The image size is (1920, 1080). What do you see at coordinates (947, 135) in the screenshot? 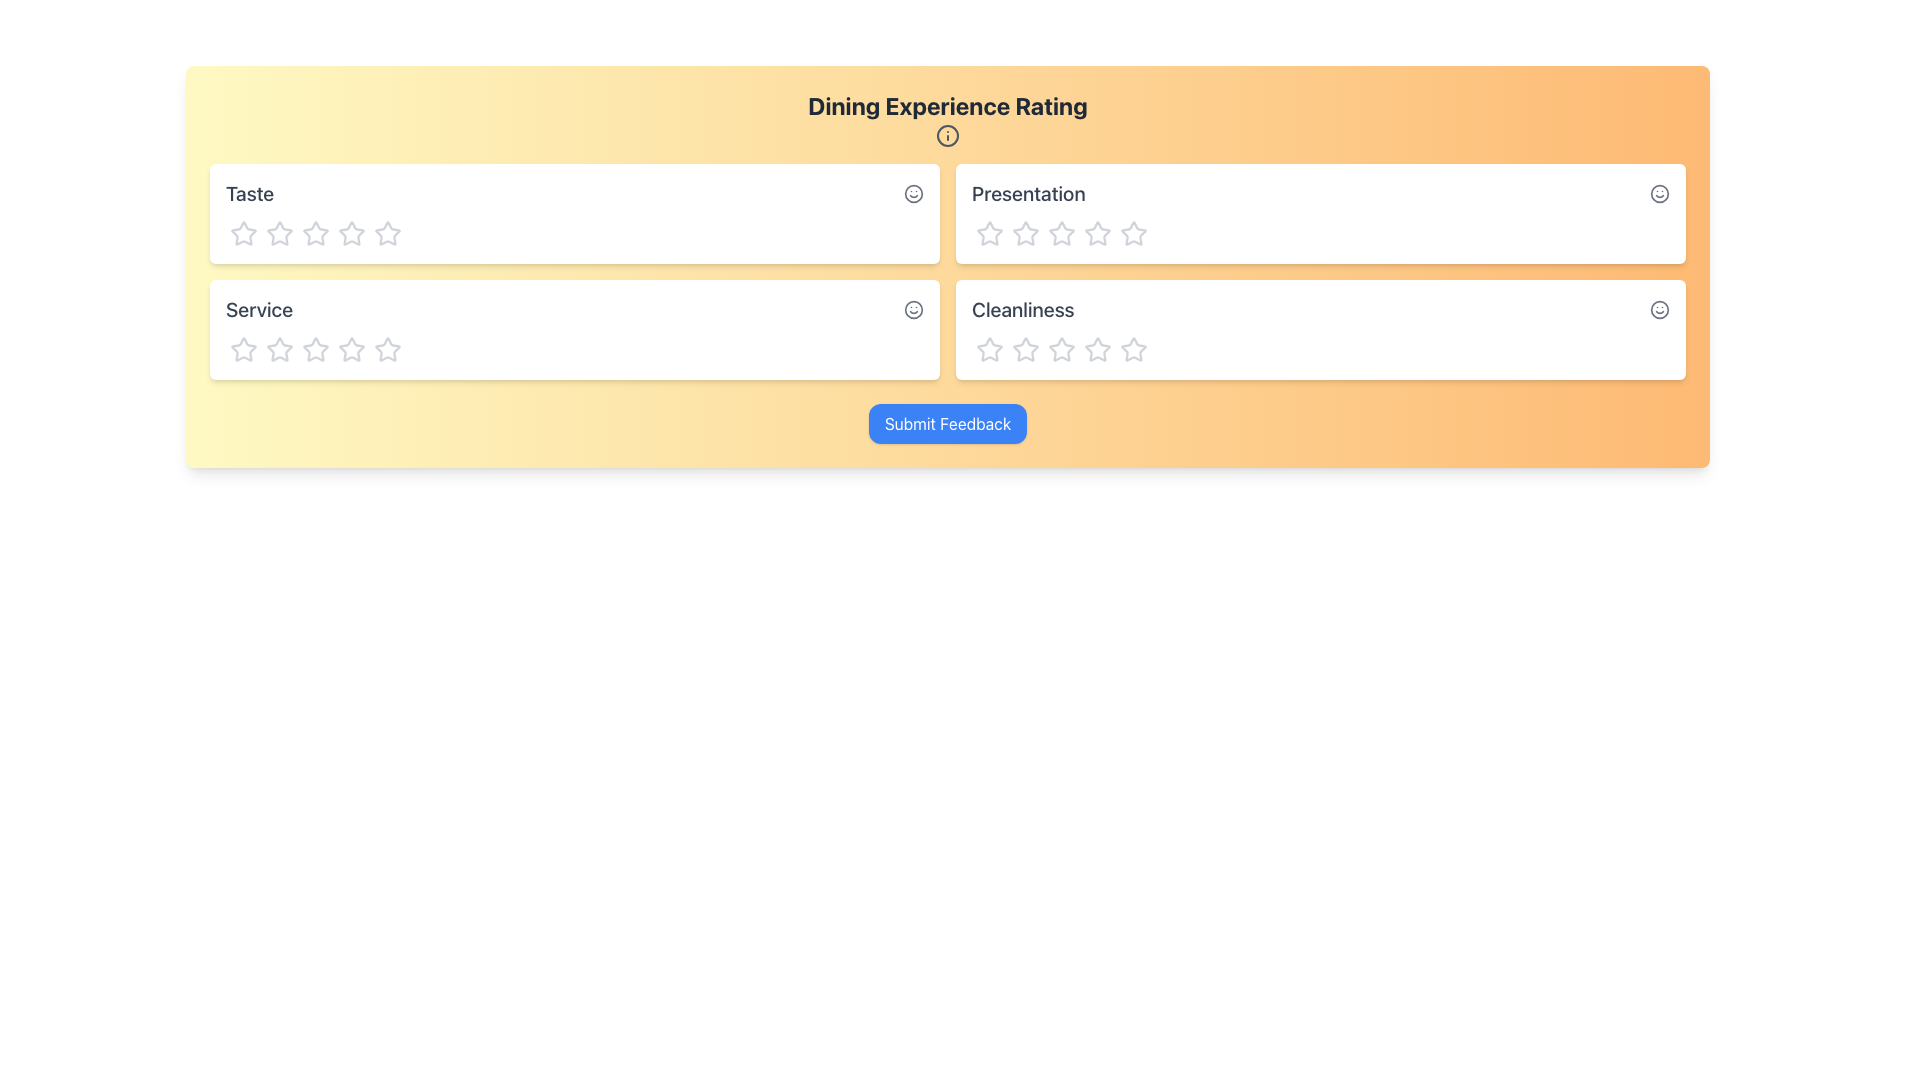
I see `the informational icon located above the 'Dining Experience Rating' section` at bounding box center [947, 135].